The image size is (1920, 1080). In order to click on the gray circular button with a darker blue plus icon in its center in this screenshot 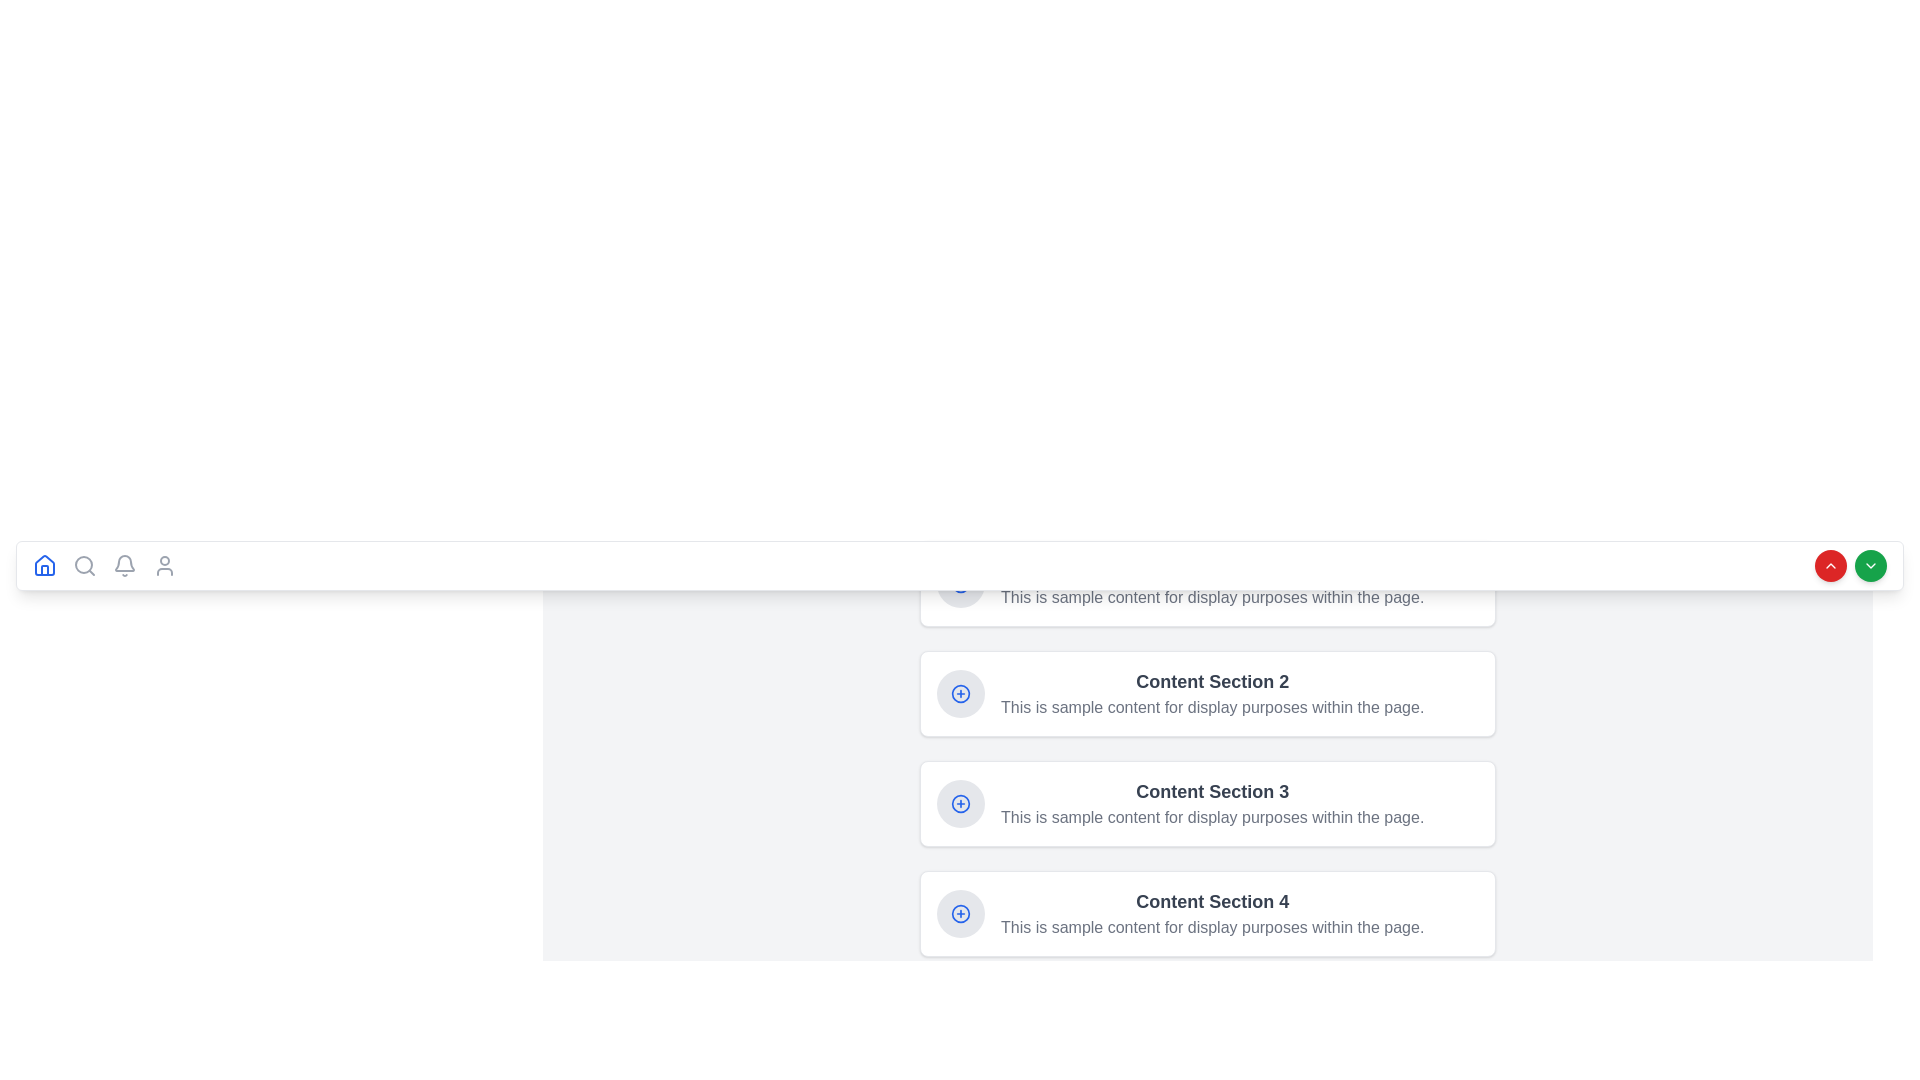, I will do `click(960, 583)`.